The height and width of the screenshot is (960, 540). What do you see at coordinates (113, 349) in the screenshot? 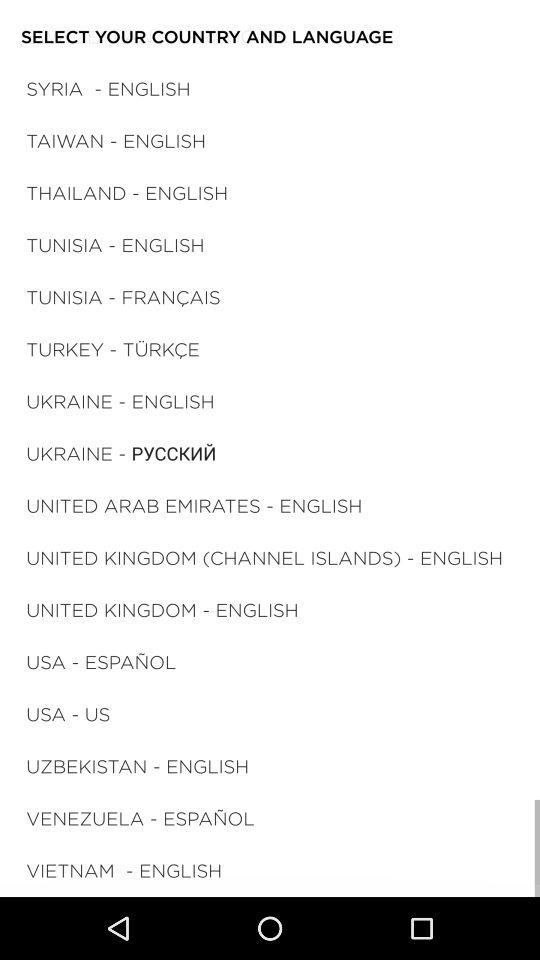
I see `item above the ukraine - english` at bounding box center [113, 349].